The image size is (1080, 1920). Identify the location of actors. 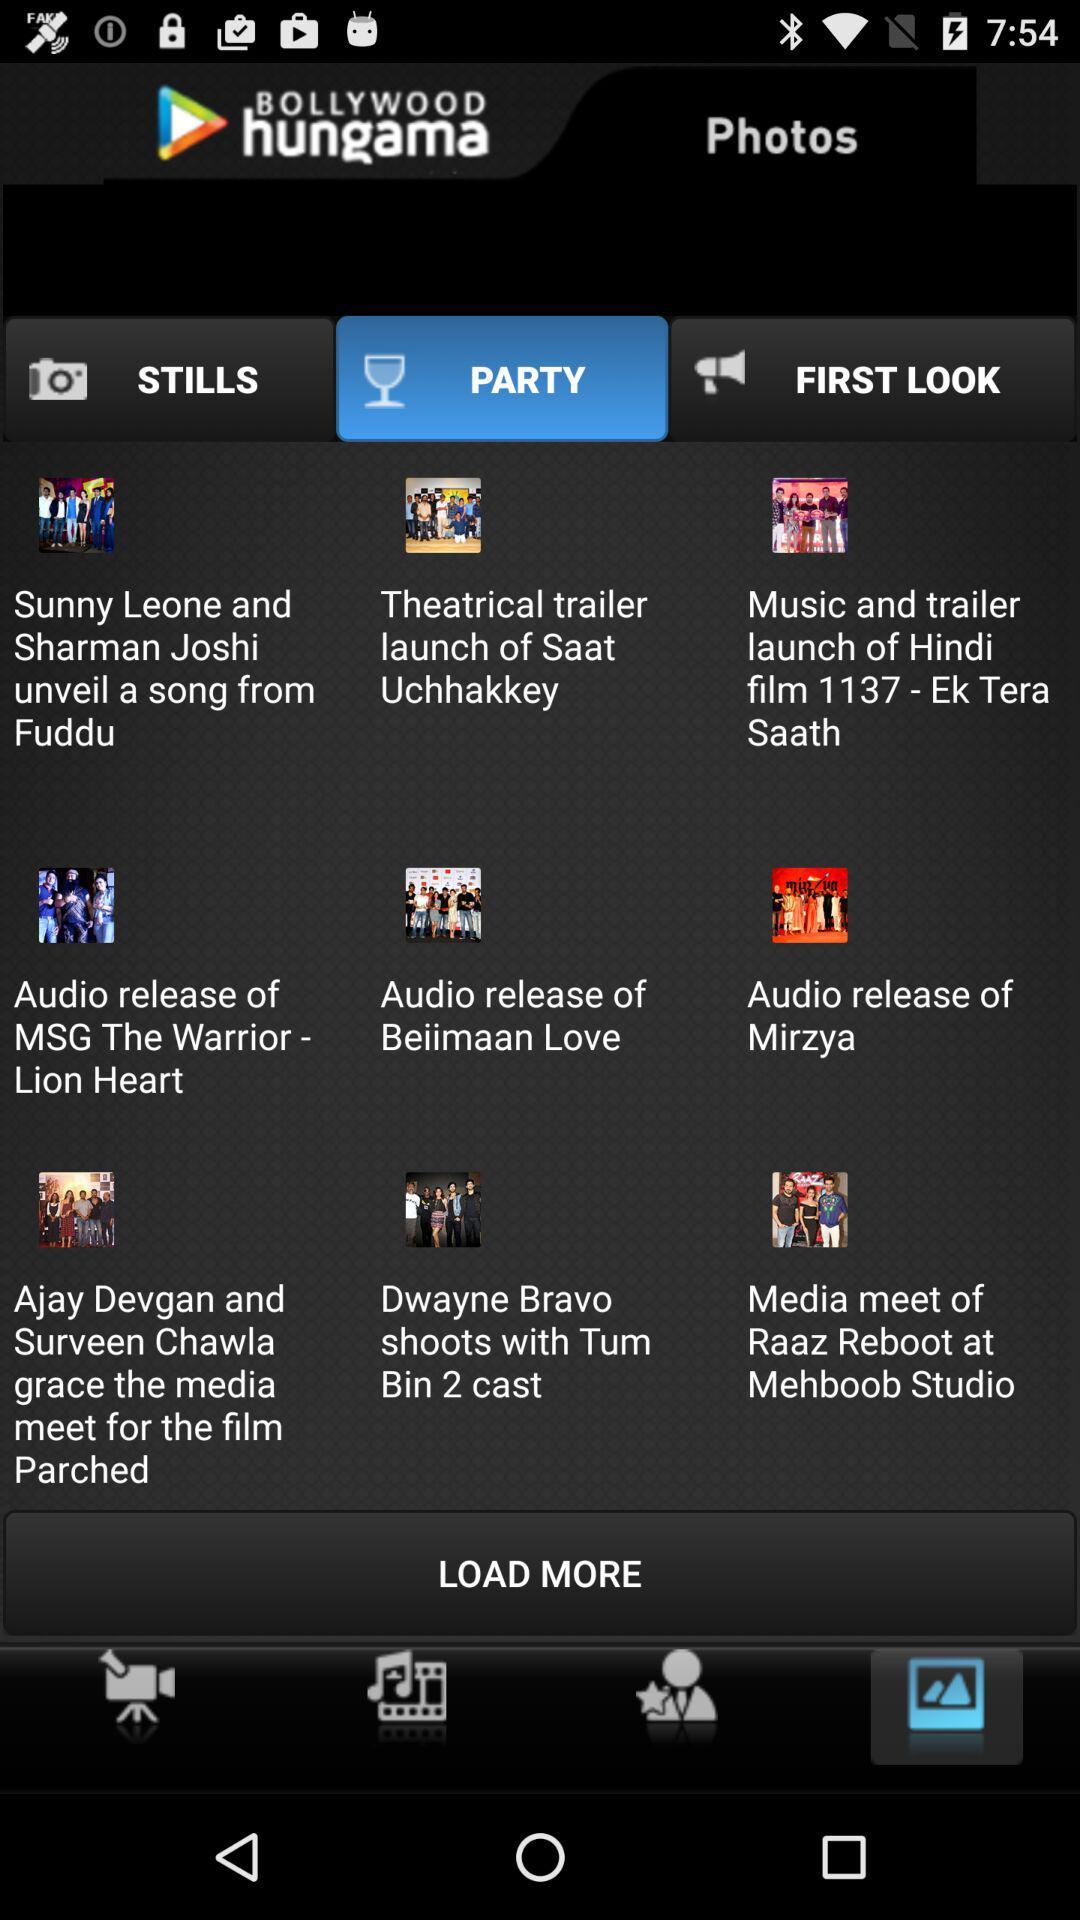
(675, 1697).